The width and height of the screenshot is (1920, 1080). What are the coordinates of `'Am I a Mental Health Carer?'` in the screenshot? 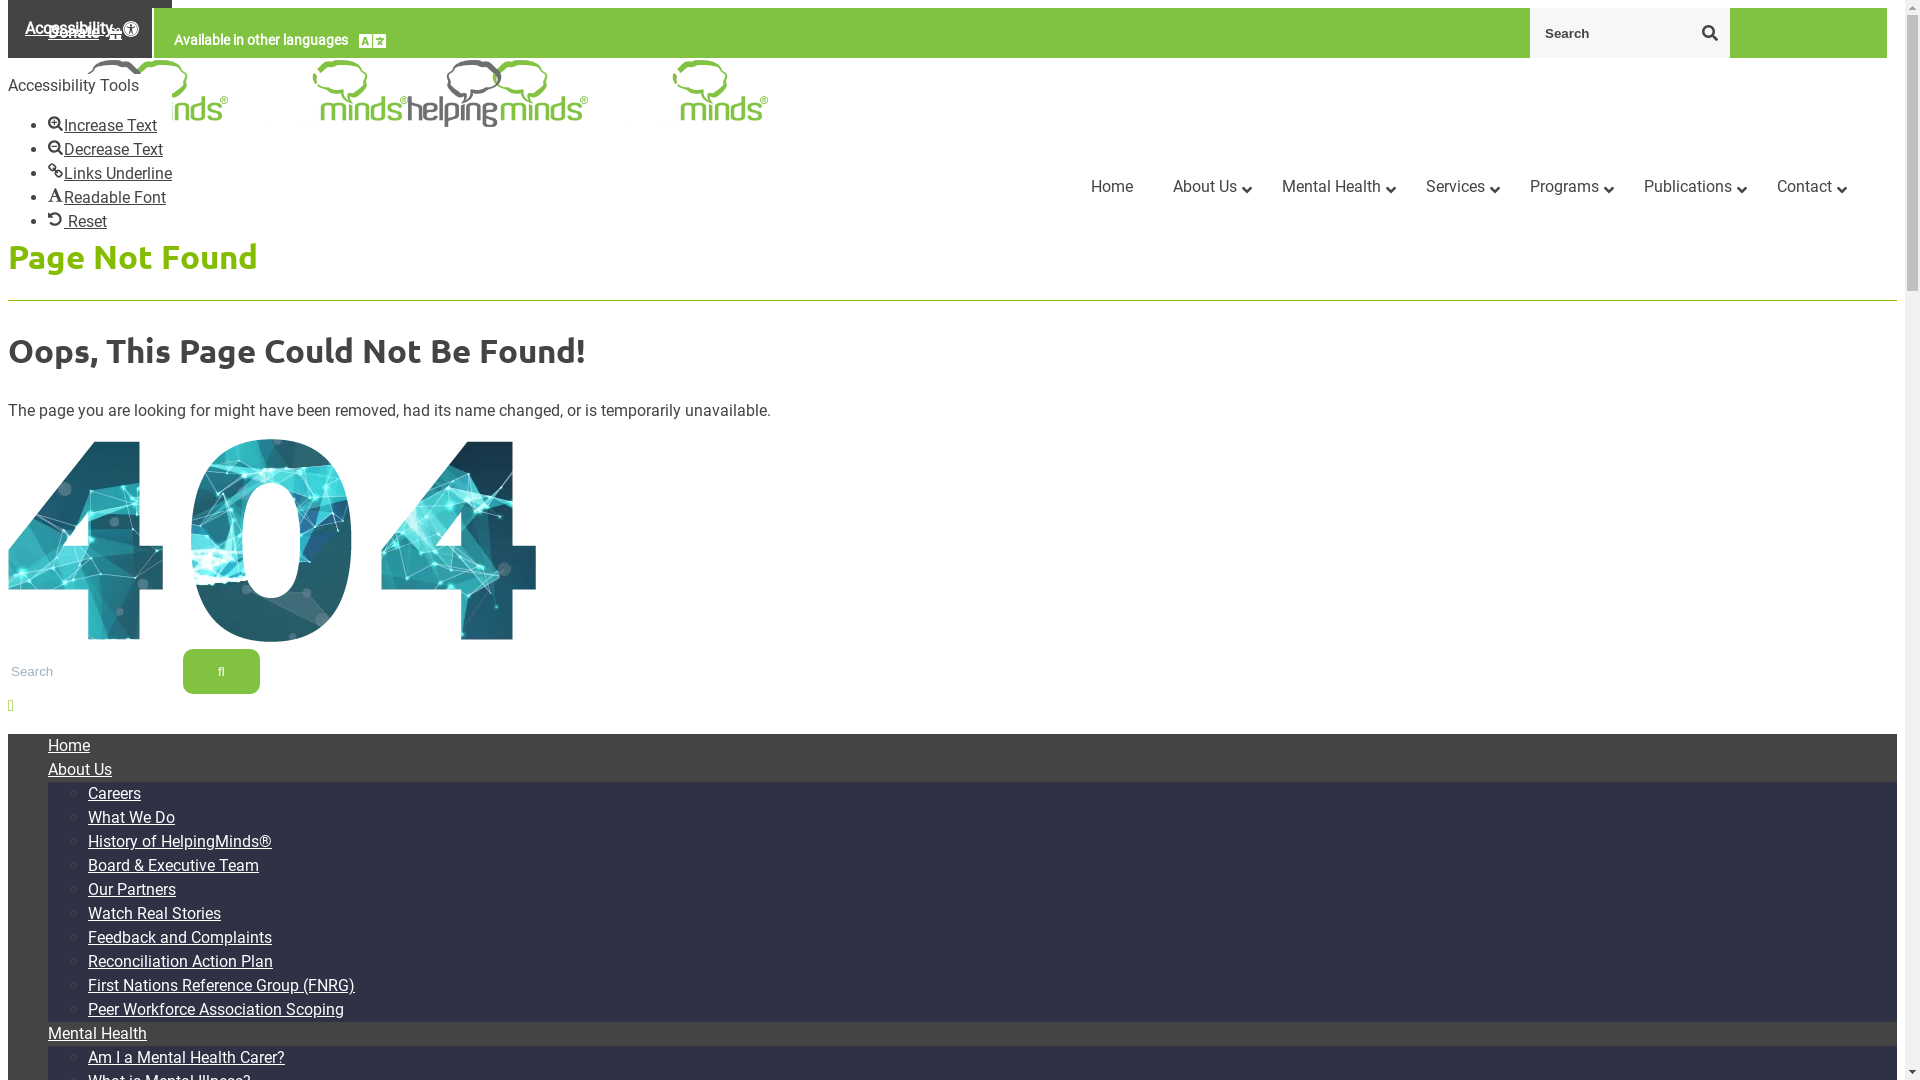 It's located at (186, 1056).